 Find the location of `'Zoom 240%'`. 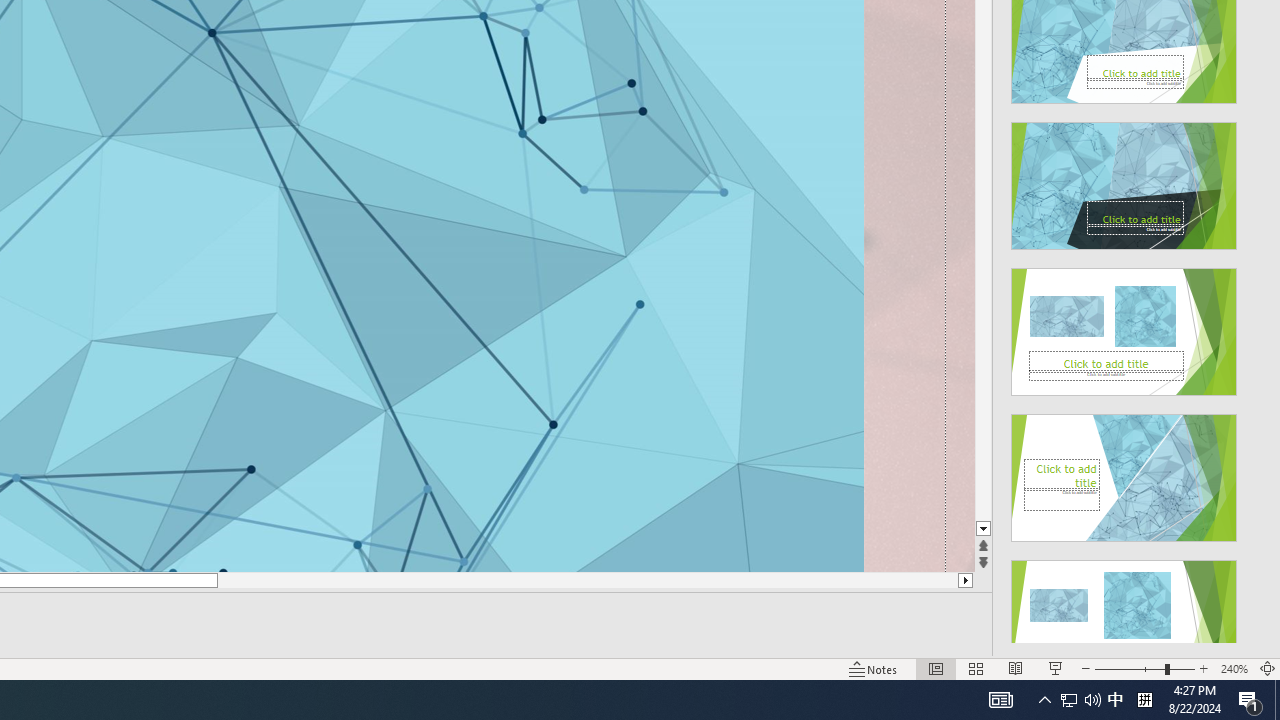

'Zoom 240%' is located at coordinates (1233, 669).